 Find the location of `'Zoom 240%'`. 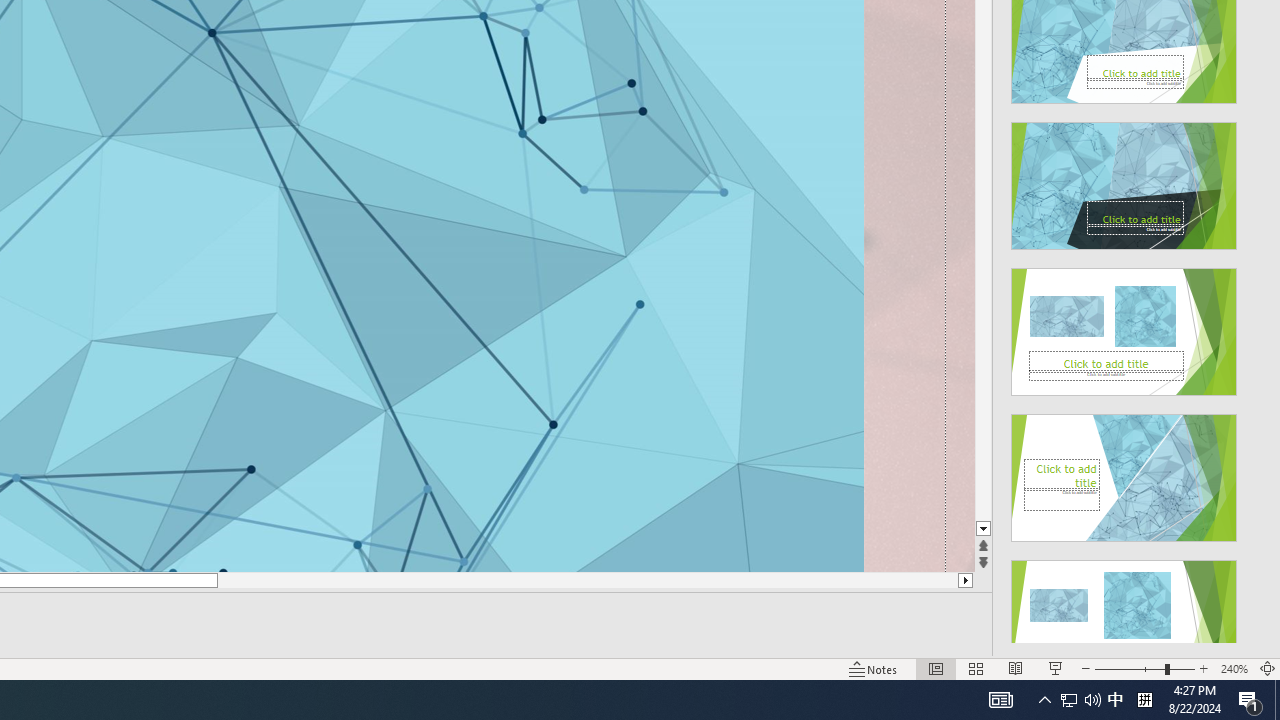

'Zoom 240%' is located at coordinates (1233, 669).